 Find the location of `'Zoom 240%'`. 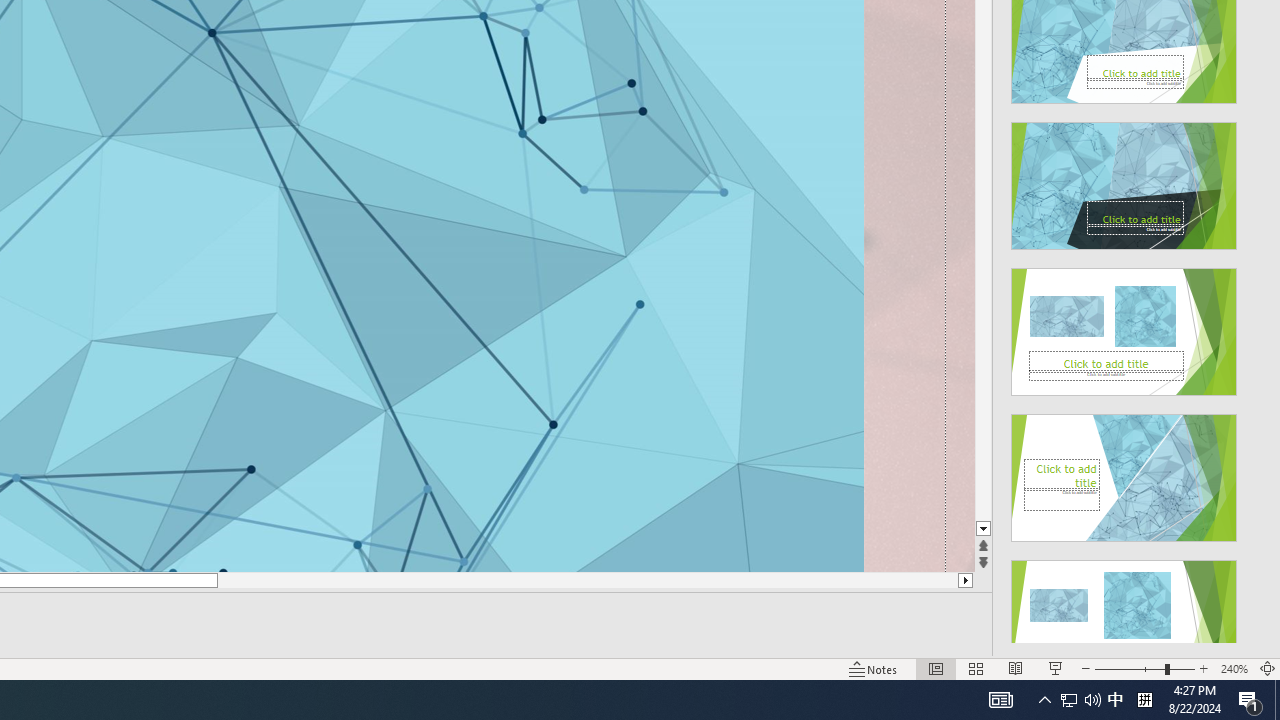

'Zoom 240%' is located at coordinates (1233, 669).